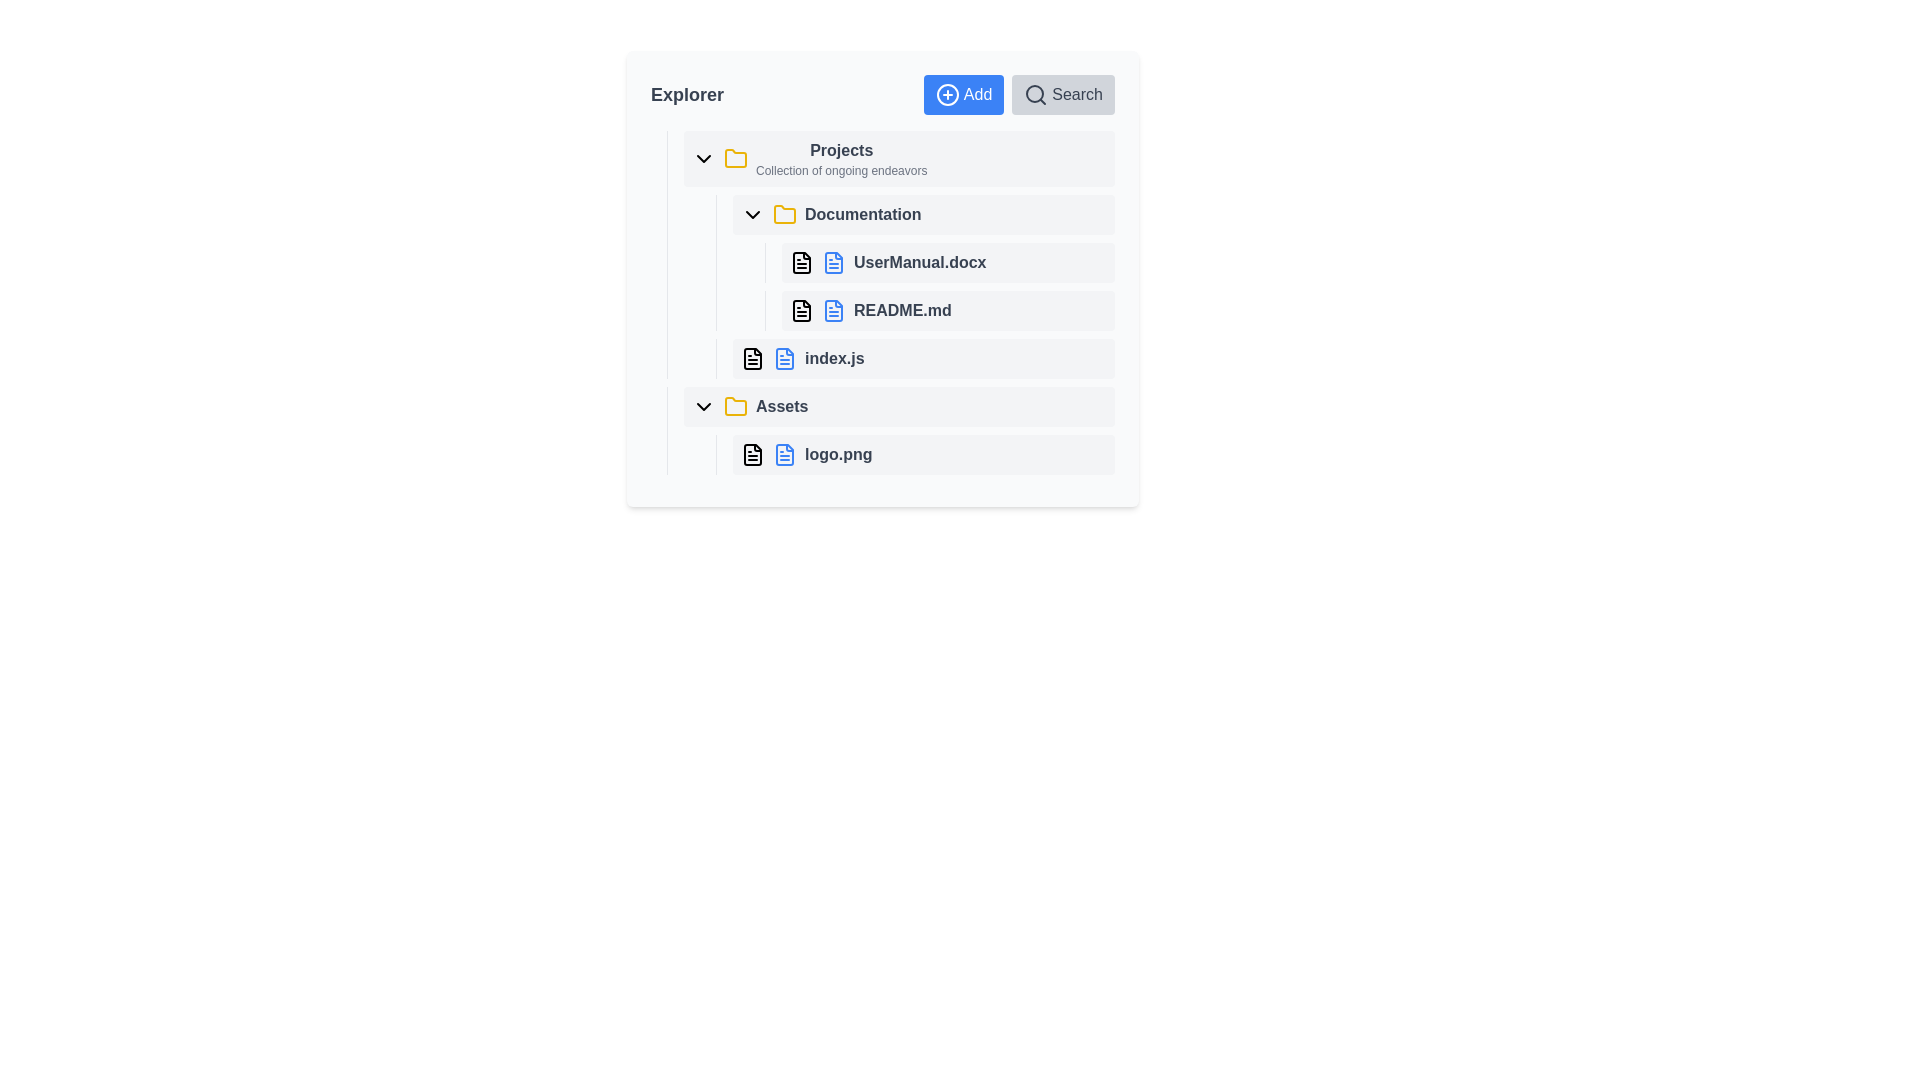  What do you see at coordinates (841, 157) in the screenshot?
I see `the 'Projects' text label, which is a two-line text block under the 'Explorer' header in the file explorer panel` at bounding box center [841, 157].